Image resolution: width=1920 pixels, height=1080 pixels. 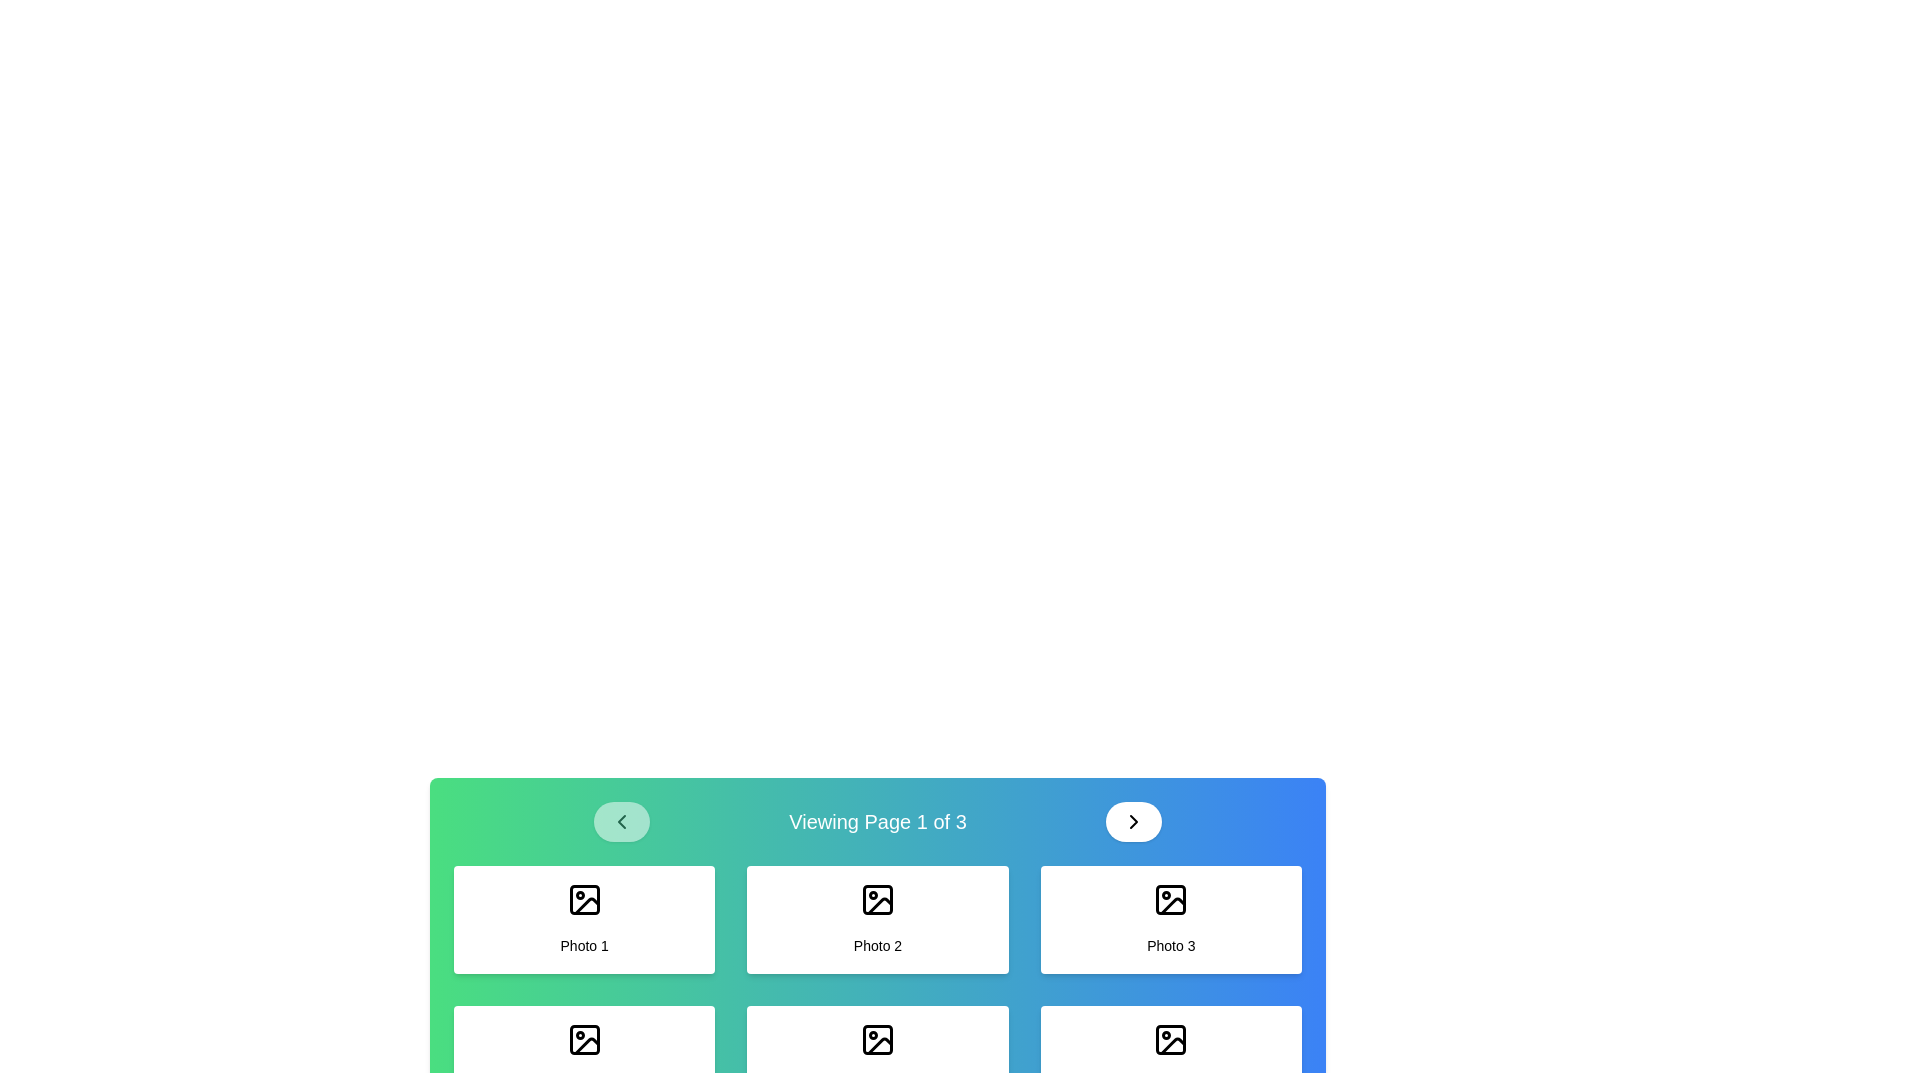 What do you see at coordinates (583, 898) in the screenshot?
I see `the small rectangular component with rounded corners located inside the first square icon element above the text labeled 'Photo 1'` at bounding box center [583, 898].